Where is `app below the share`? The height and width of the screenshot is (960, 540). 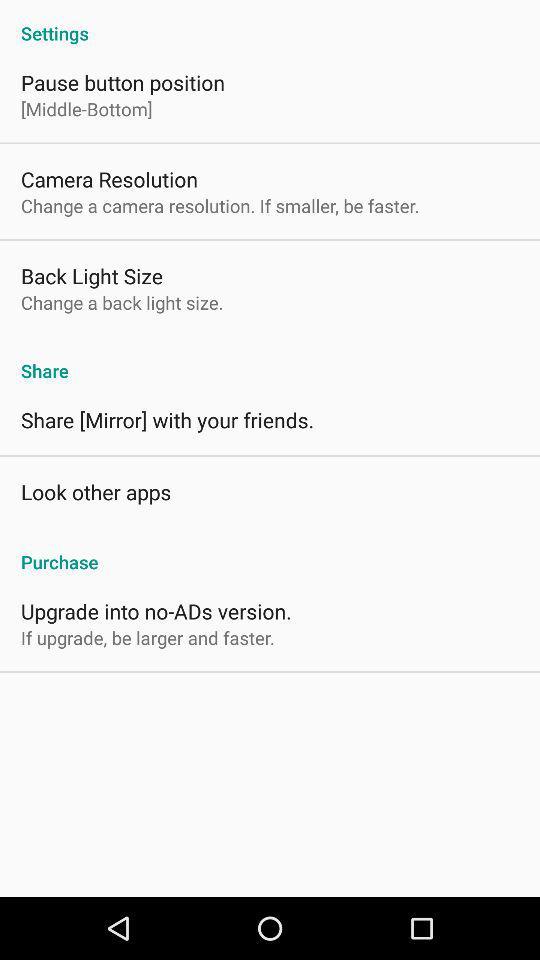 app below the share is located at coordinates (166, 419).